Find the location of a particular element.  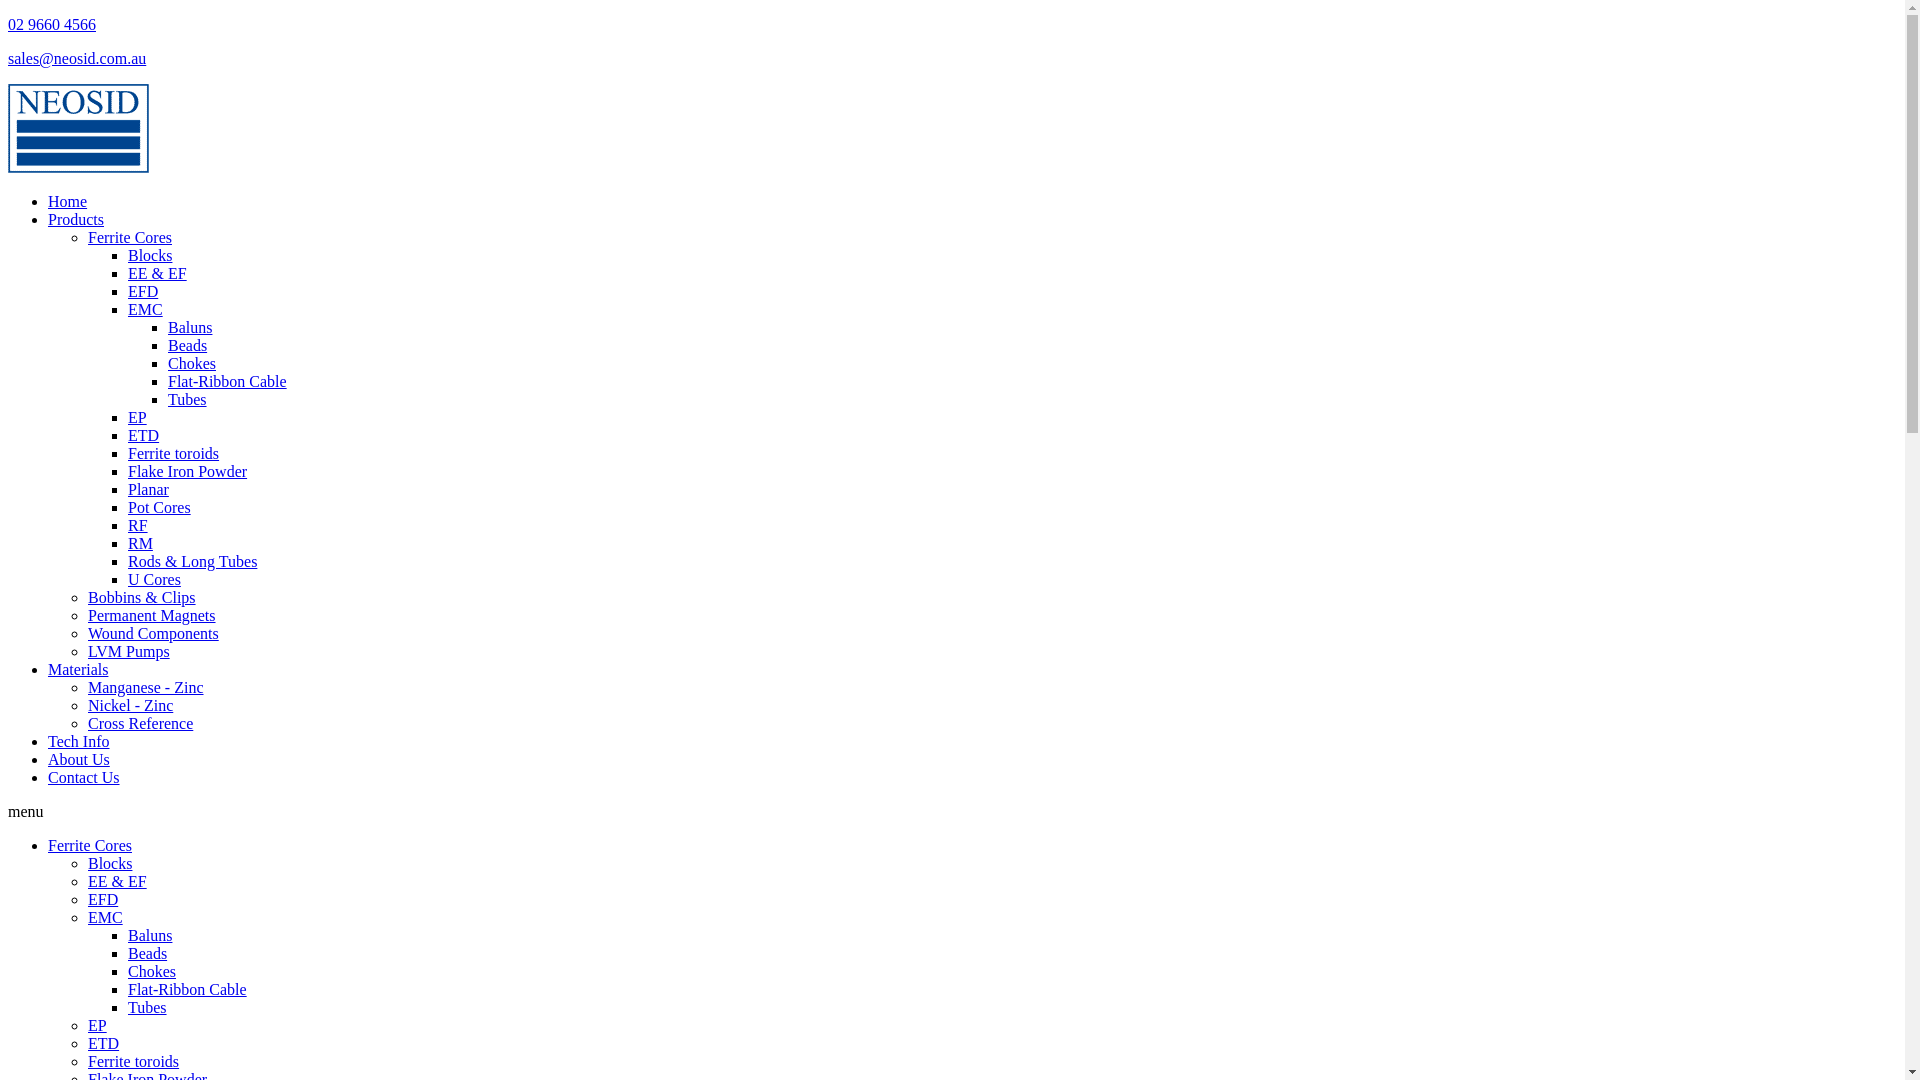

'Chokes' is located at coordinates (192, 363).